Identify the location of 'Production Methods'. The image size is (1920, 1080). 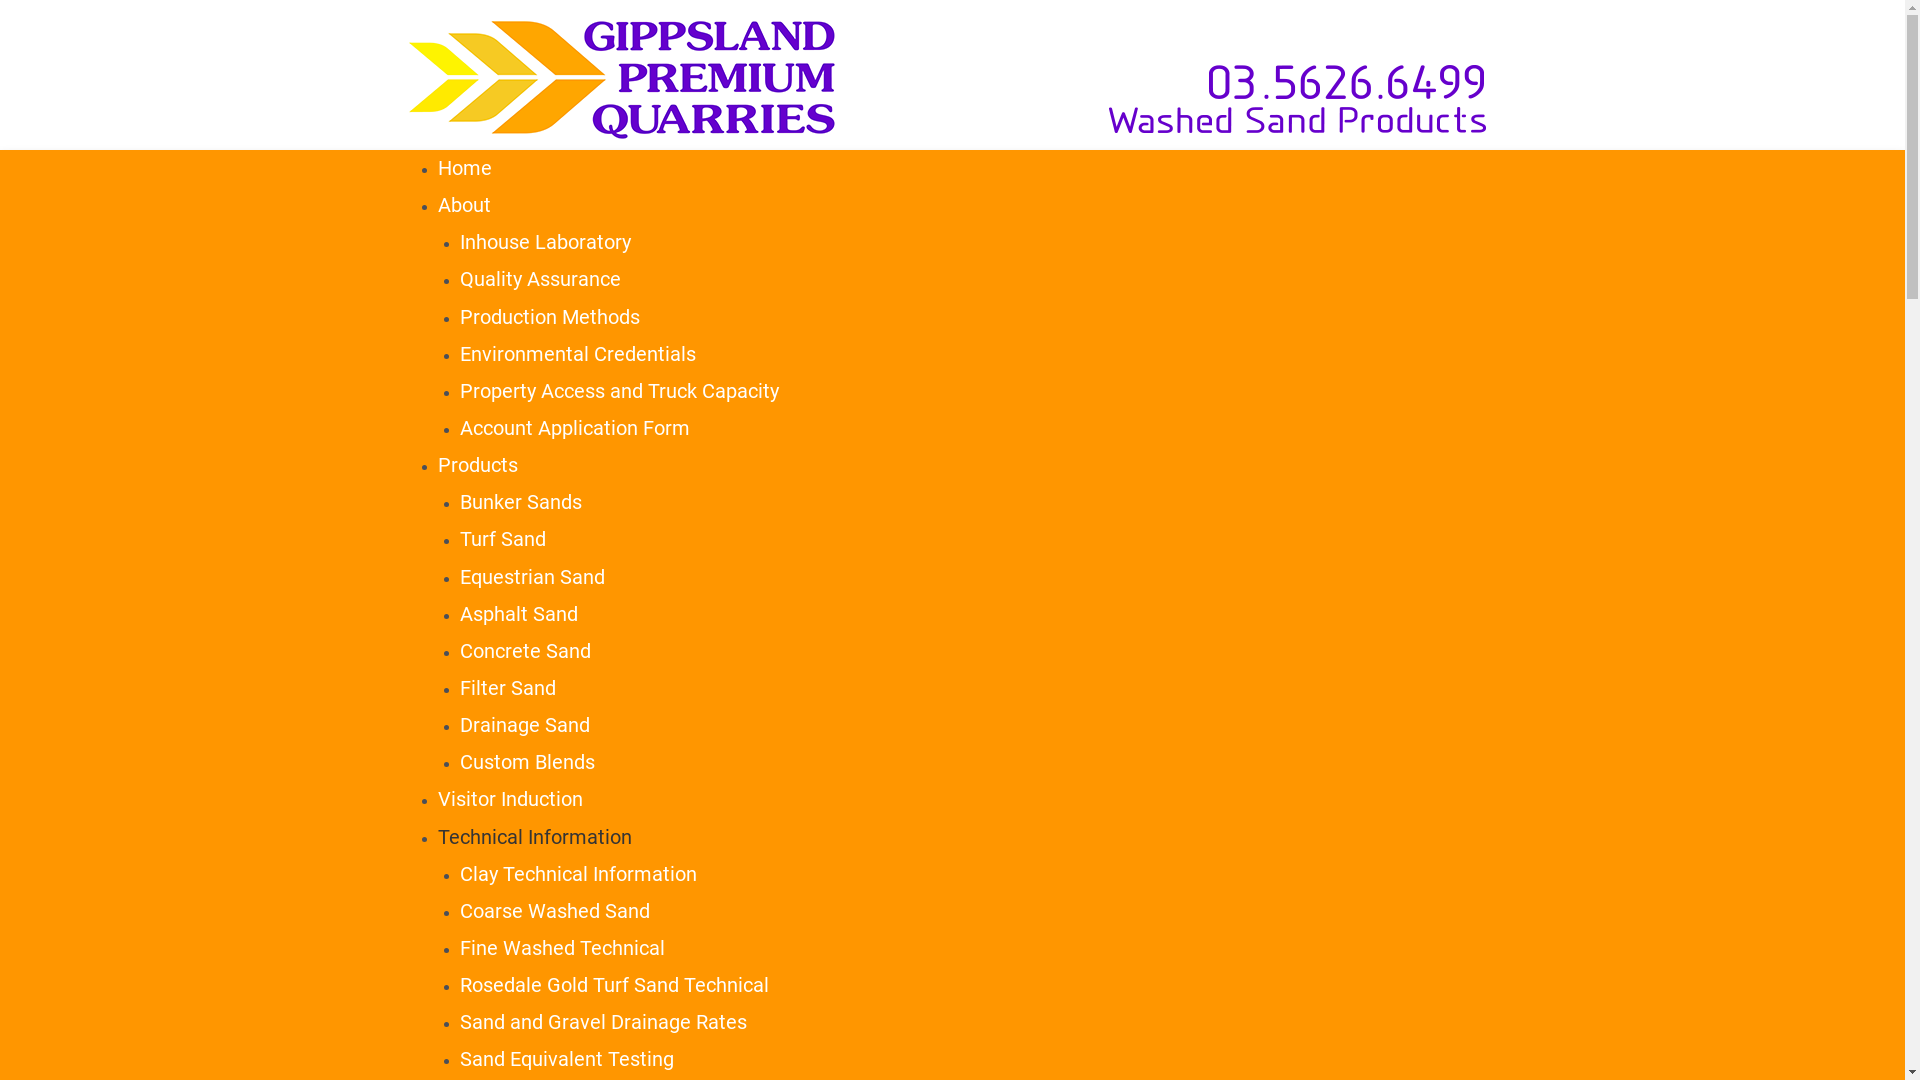
(550, 315).